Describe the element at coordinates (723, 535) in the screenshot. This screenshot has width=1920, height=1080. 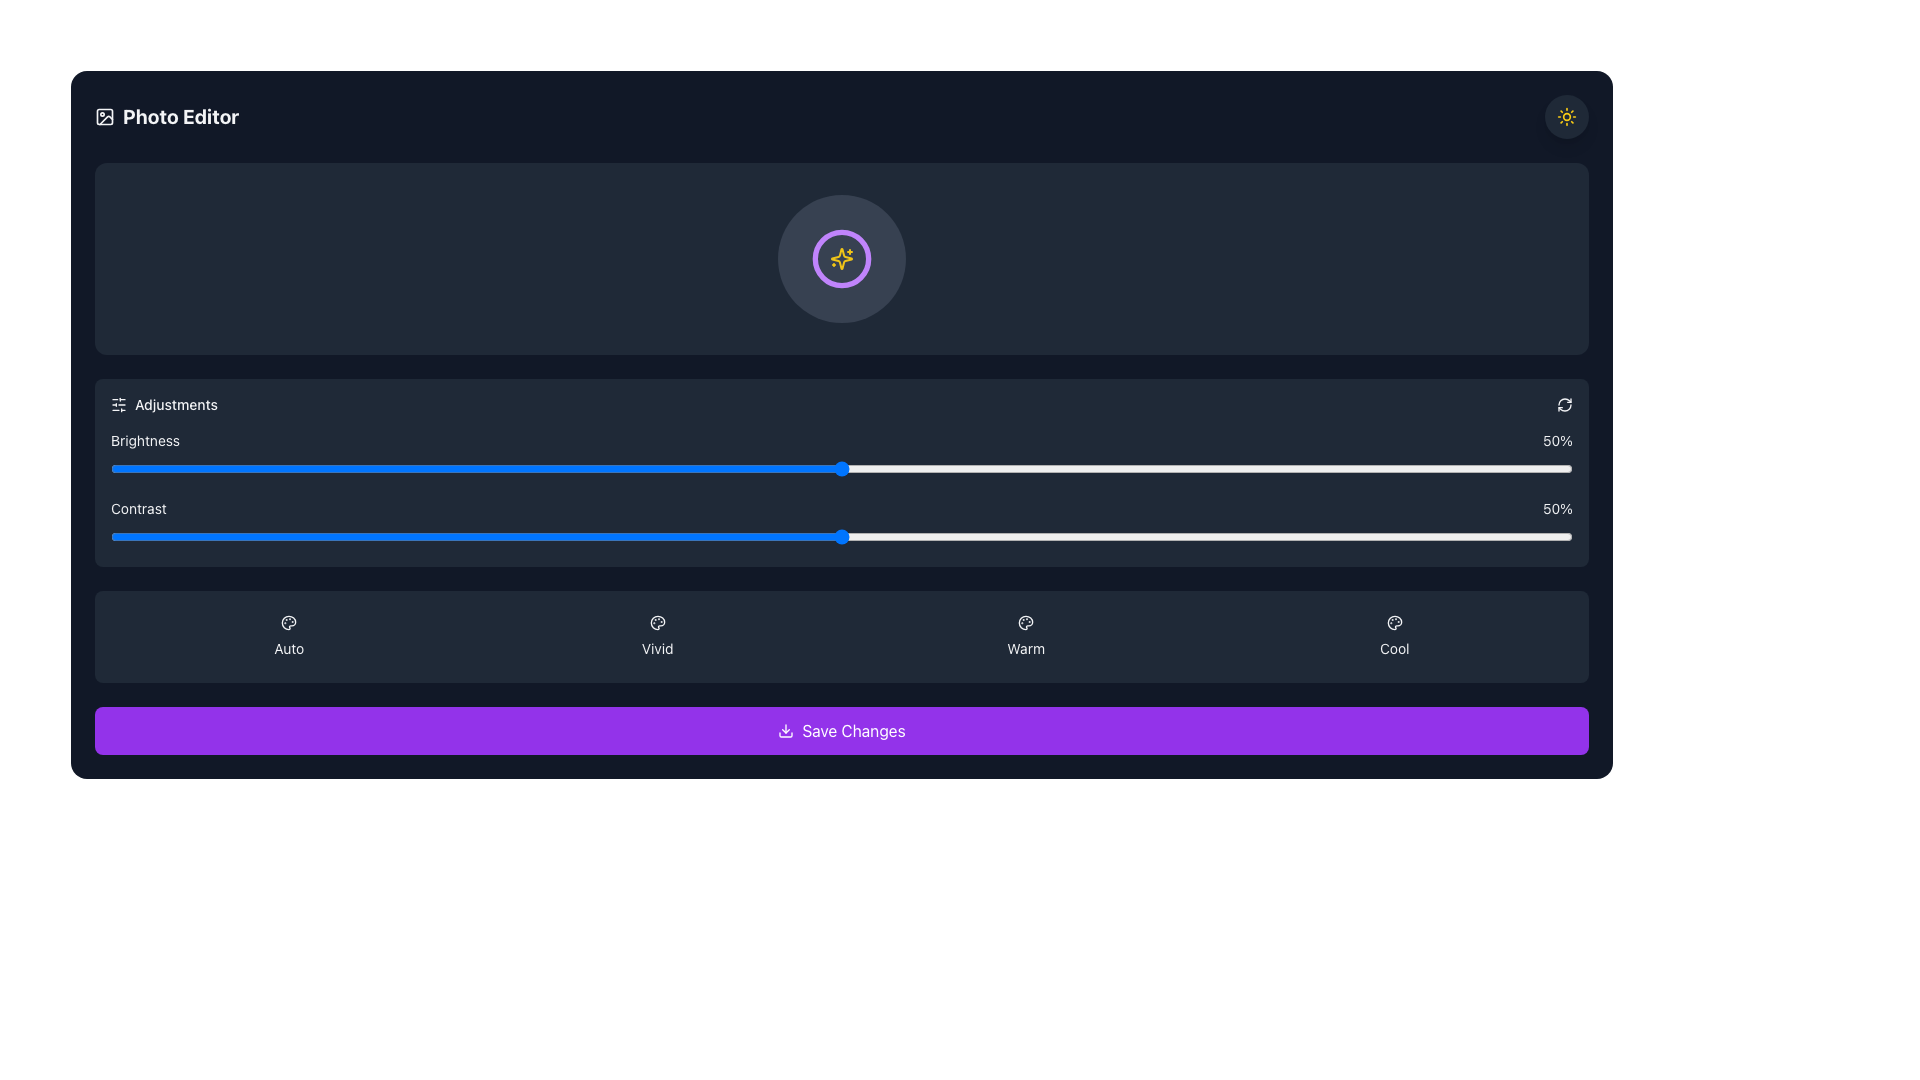
I see `the value of the slider` at that location.